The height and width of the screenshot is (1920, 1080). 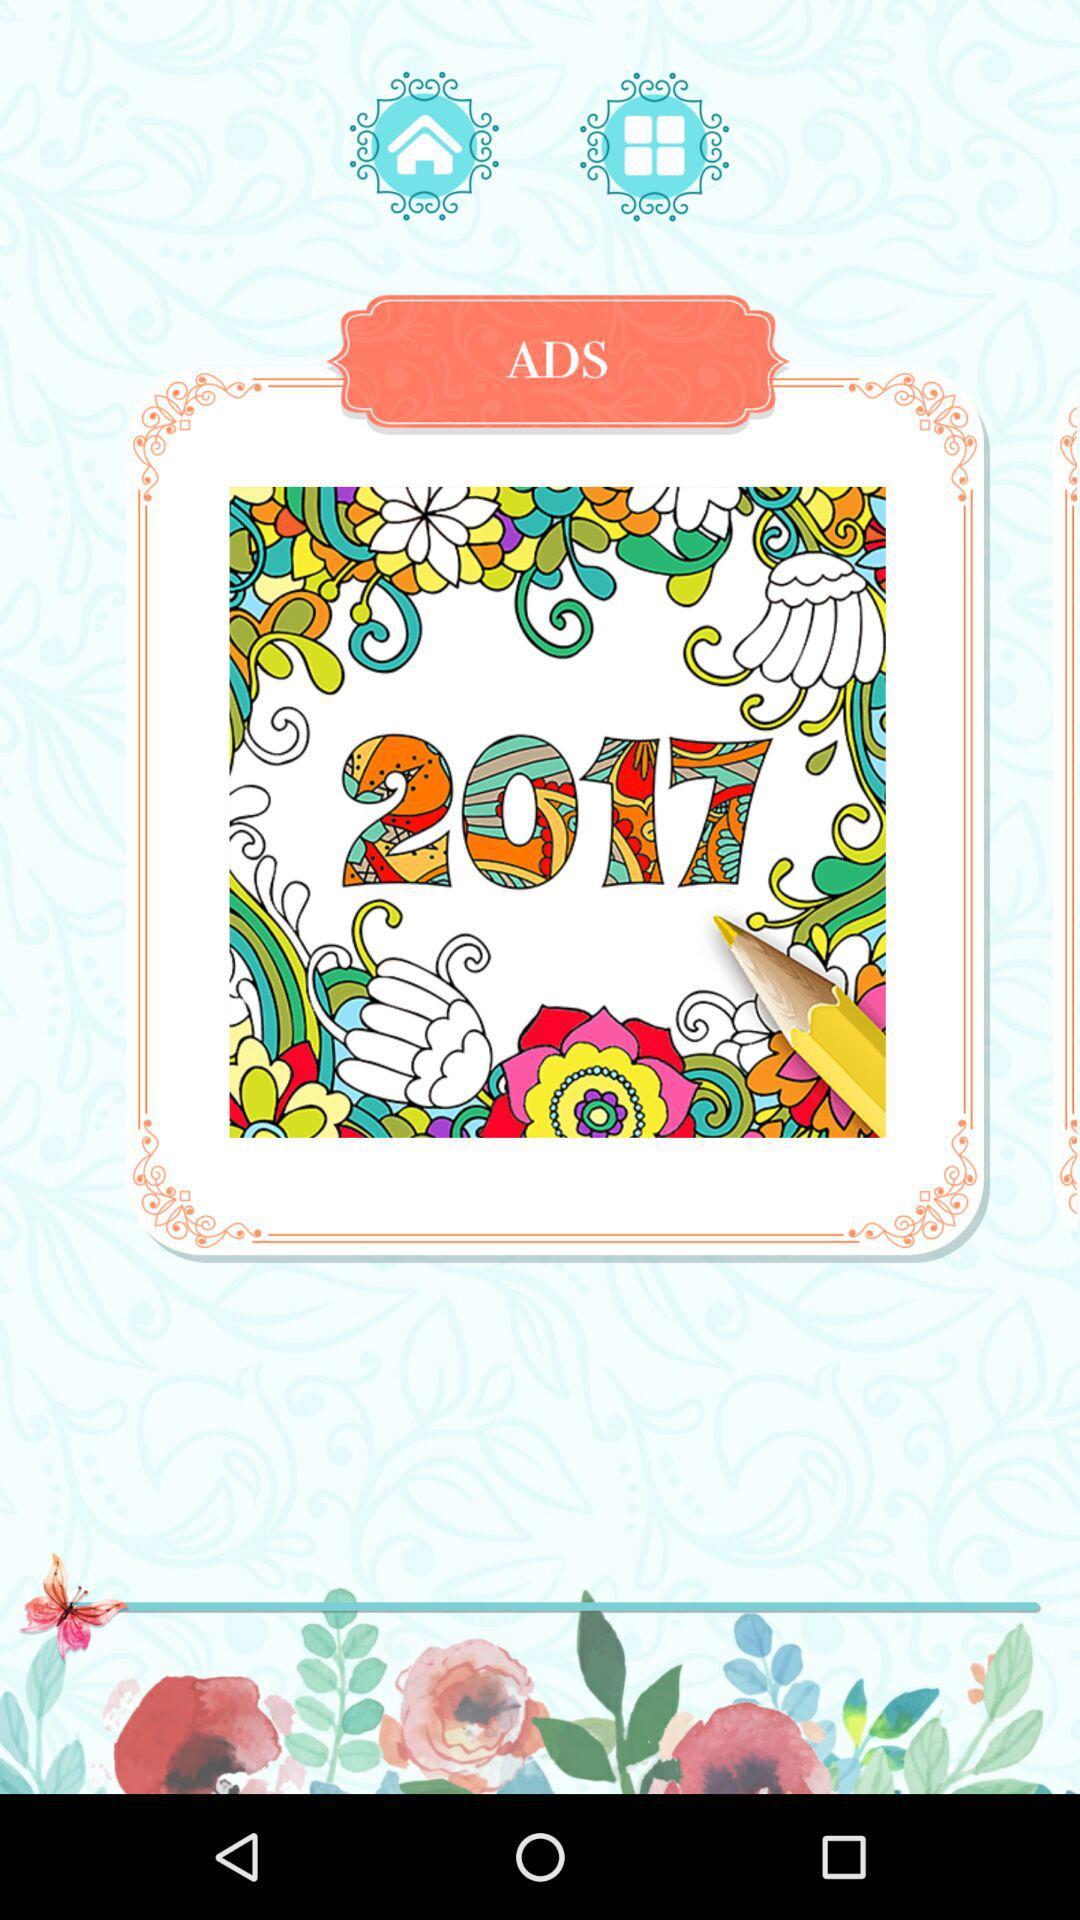 I want to click on the star icon, so click(x=654, y=145).